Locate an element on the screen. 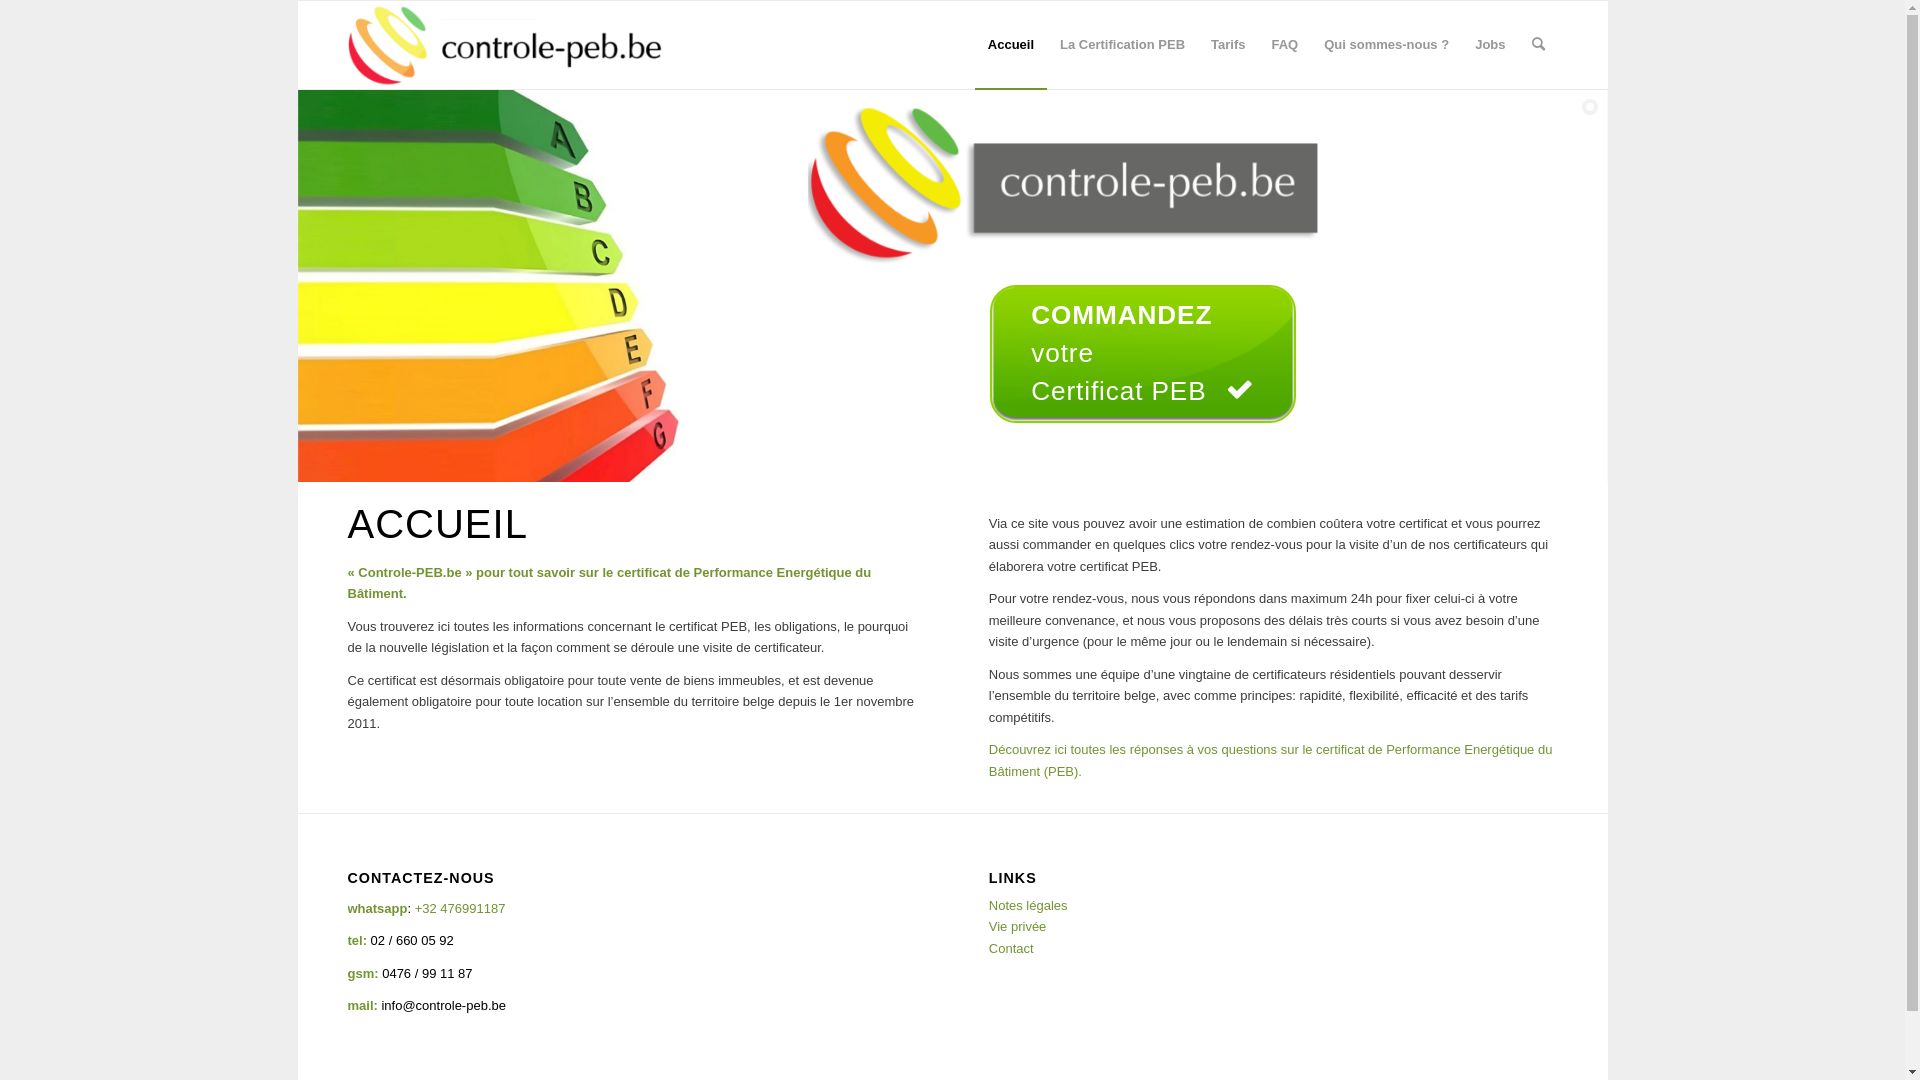 The width and height of the screenshot is (1920, 1080). 'Jobs' is located at coordinates (1489, 45).